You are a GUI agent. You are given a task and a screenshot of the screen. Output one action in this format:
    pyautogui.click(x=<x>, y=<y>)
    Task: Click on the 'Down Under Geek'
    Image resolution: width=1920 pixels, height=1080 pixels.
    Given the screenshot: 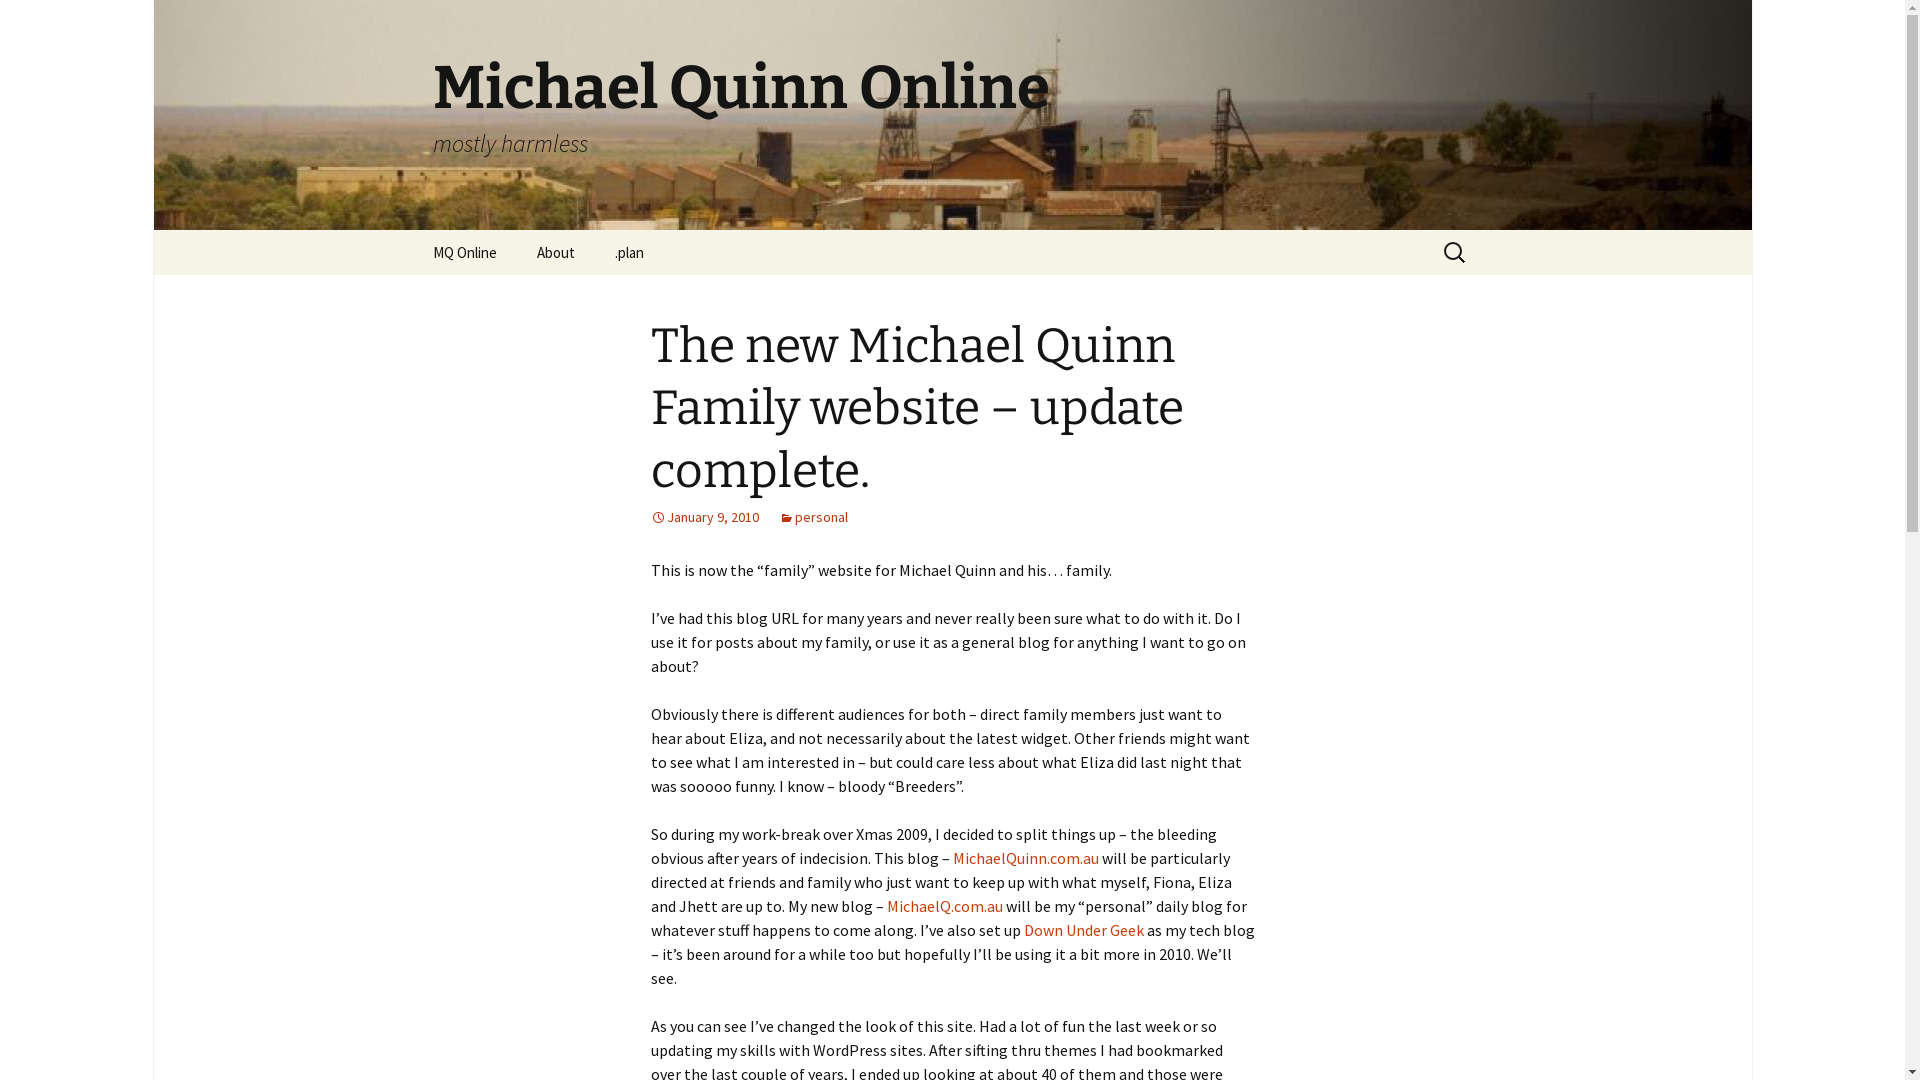 What is the action you would take?
    pyautogui.click(x=1083, y=929)
    